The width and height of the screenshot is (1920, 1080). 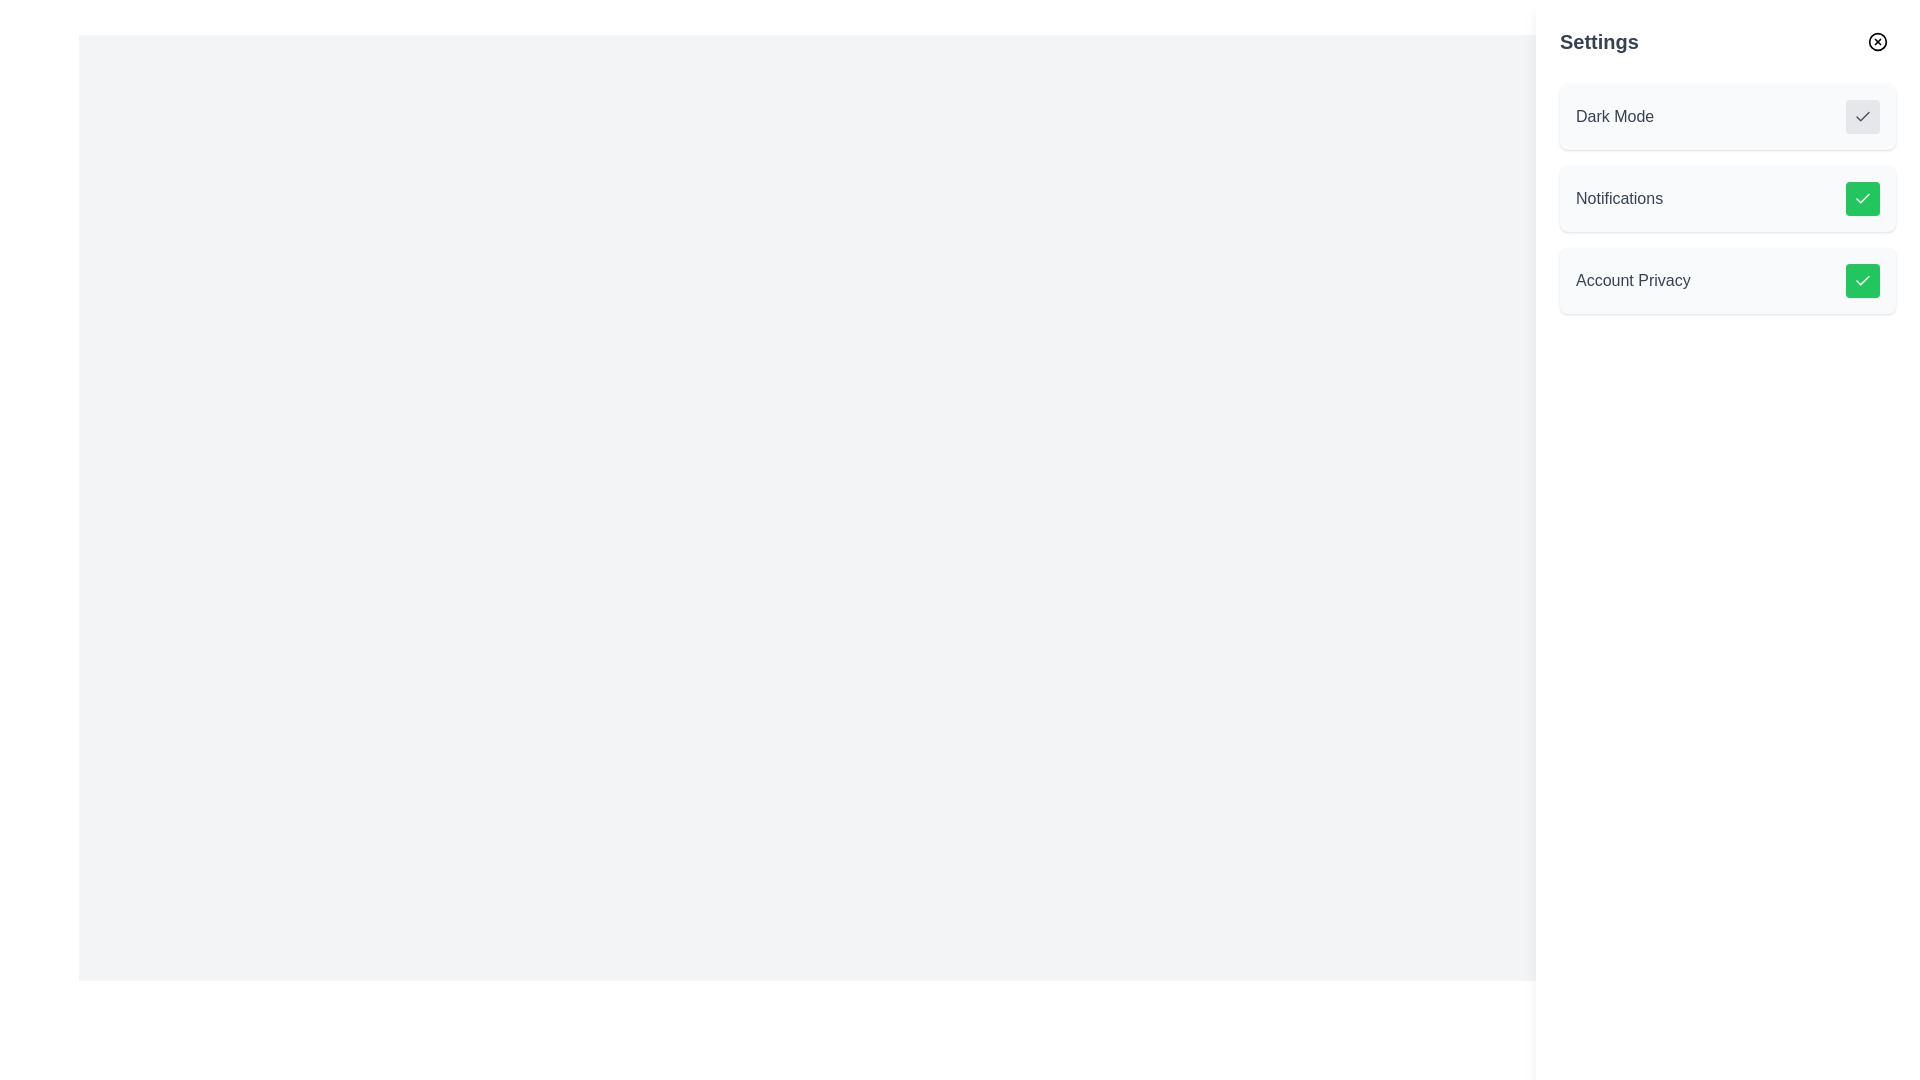 What do you see at coordinates (1861, 199) in the screenshot?
I see `the toggle indicator with a checkmark in the Notifications settings` at bounding box center [1861, 199].